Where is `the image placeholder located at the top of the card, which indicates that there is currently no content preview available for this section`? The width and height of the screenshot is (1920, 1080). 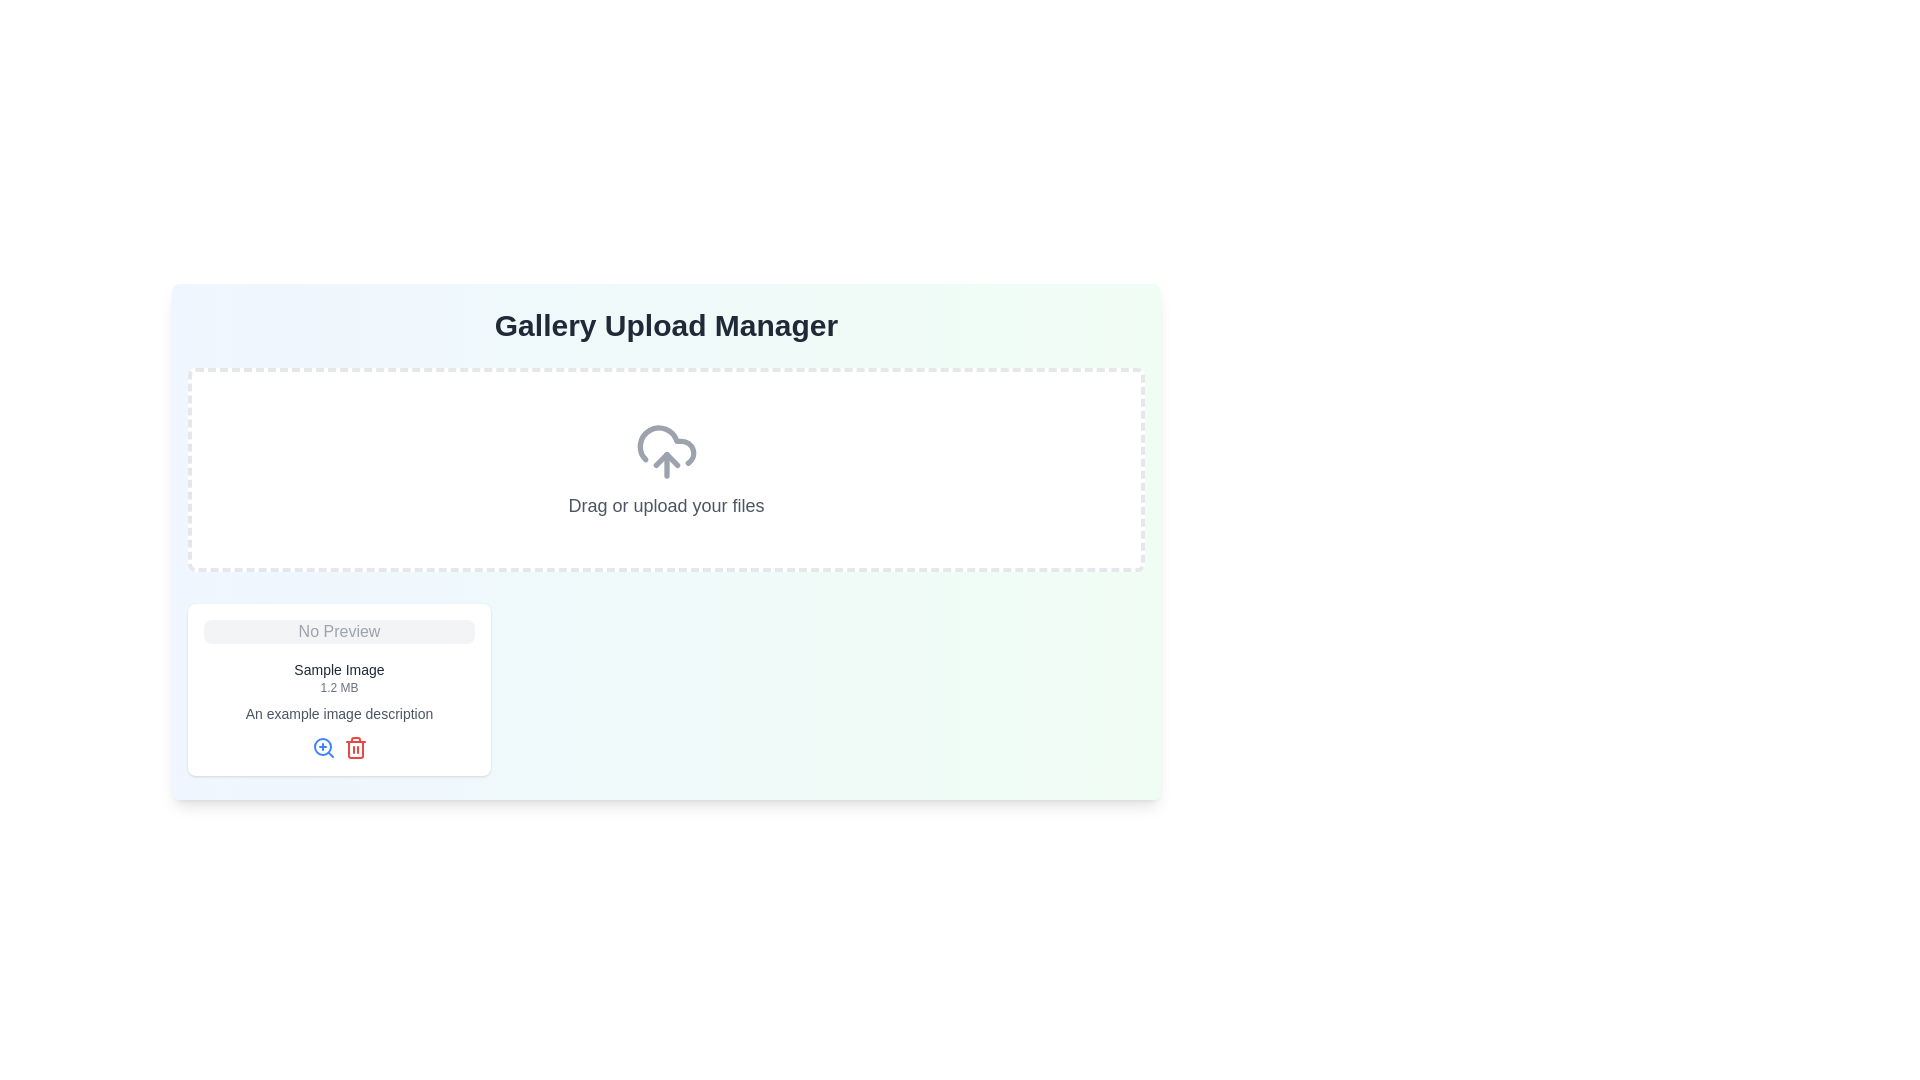
the image placeholder located at the top of the card, which indicates that there is currently no content preview available for this section is located at coordinates (339, 632).